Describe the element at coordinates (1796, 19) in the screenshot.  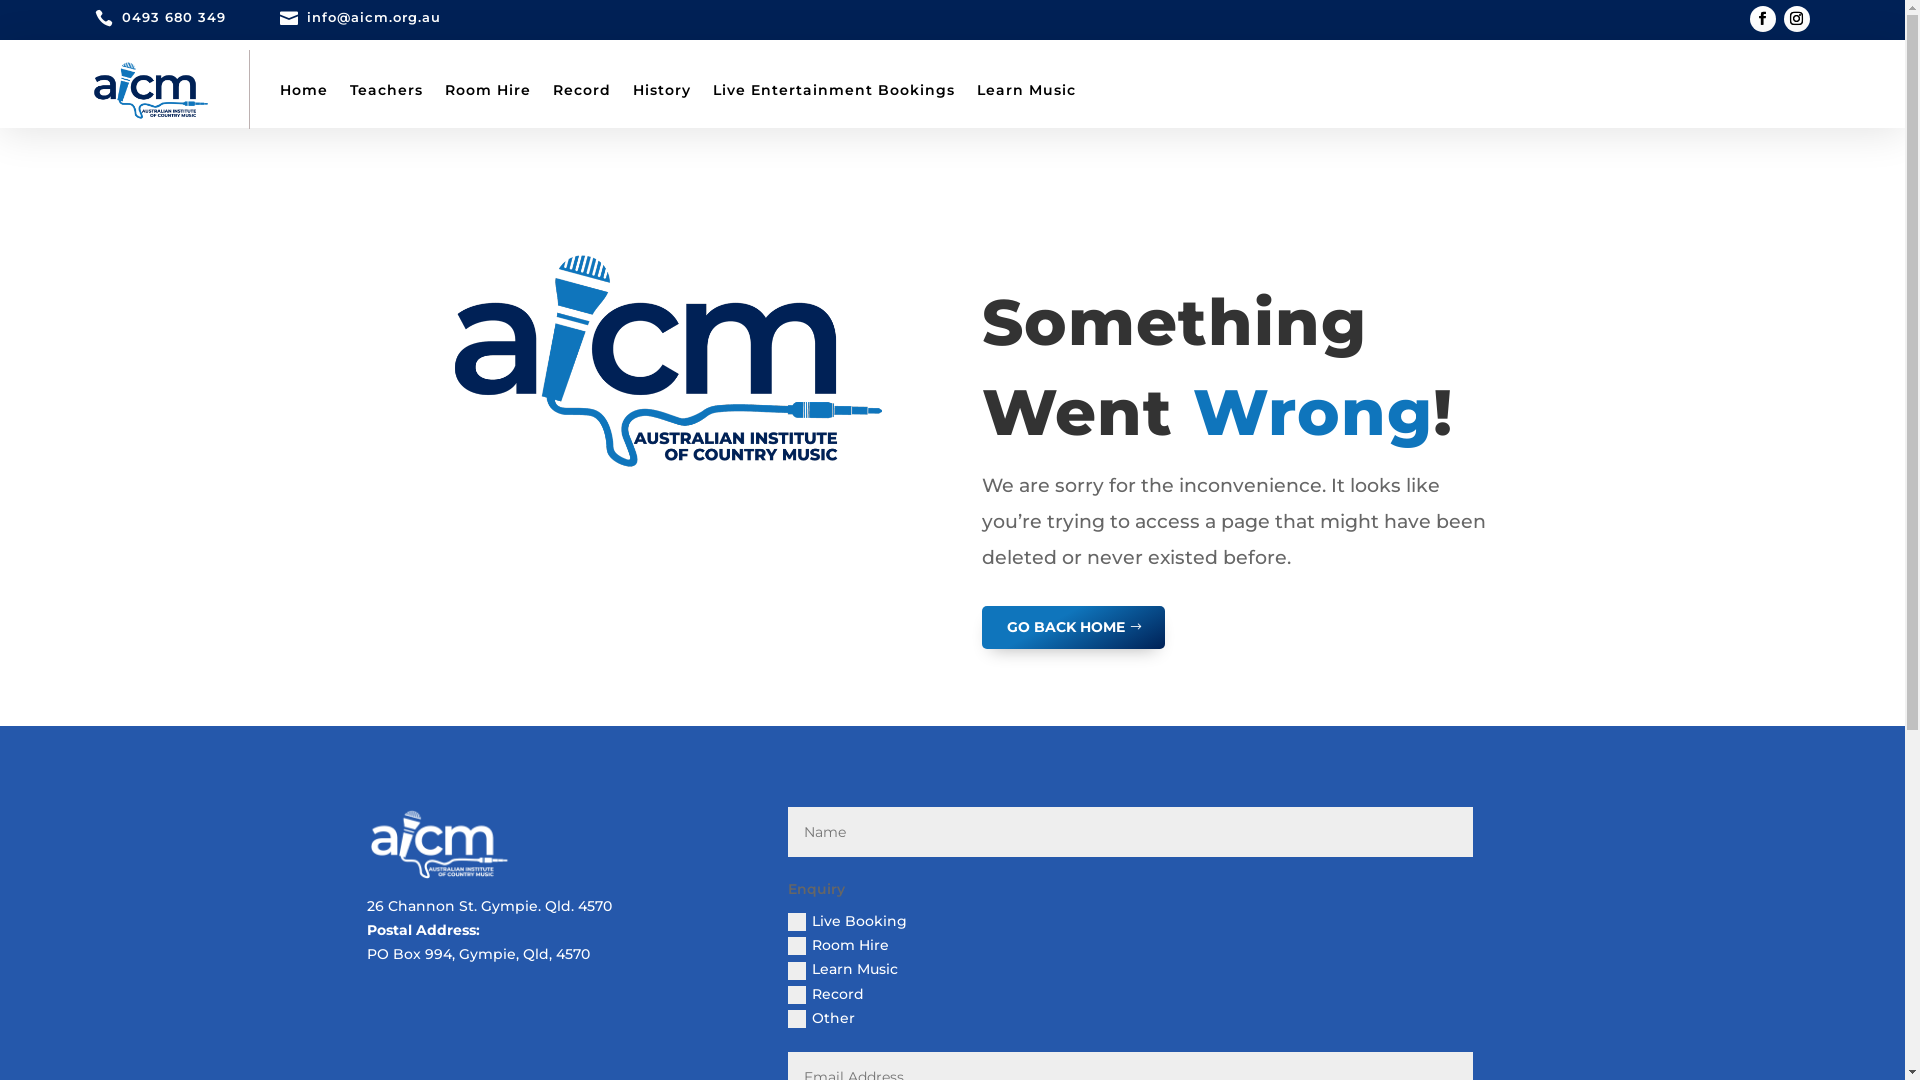
I see `'Follow on Instagram'` at that location.